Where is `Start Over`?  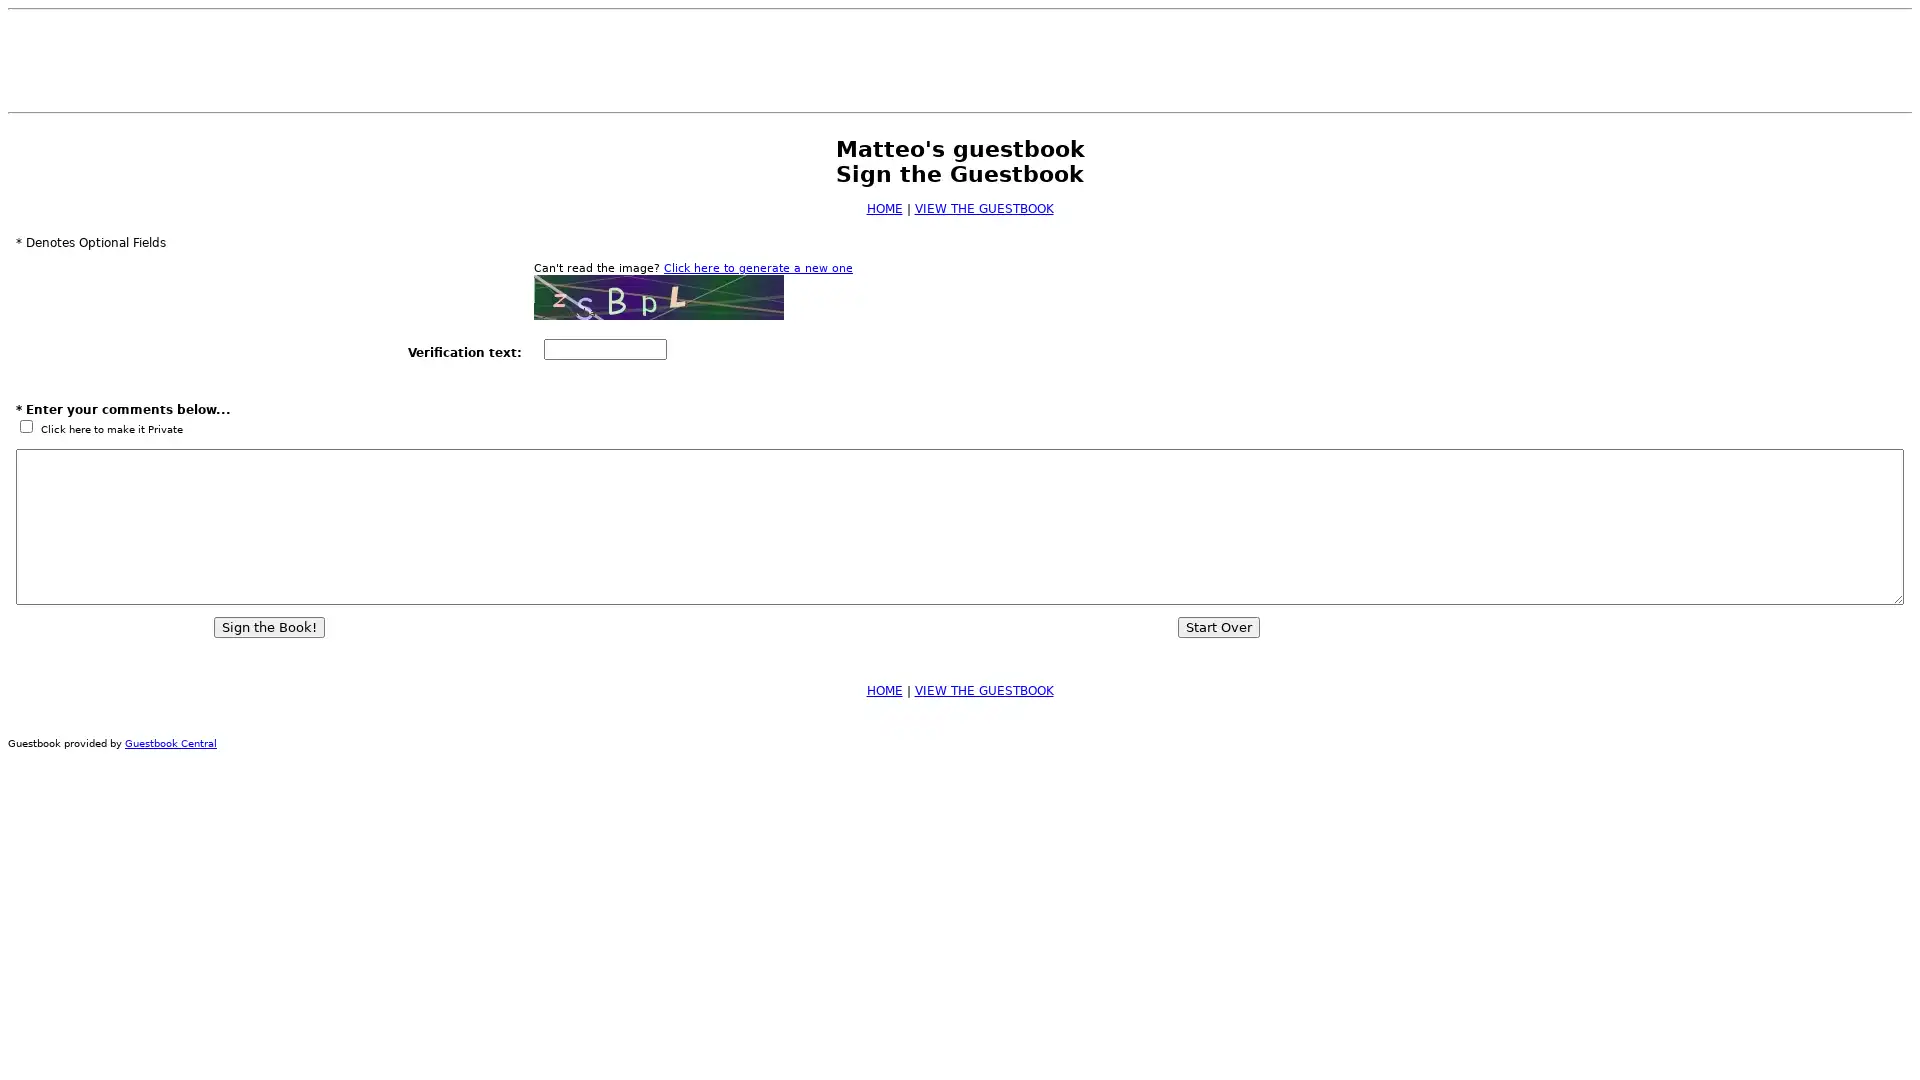
Start Over is located at coordinates (1218, 626).